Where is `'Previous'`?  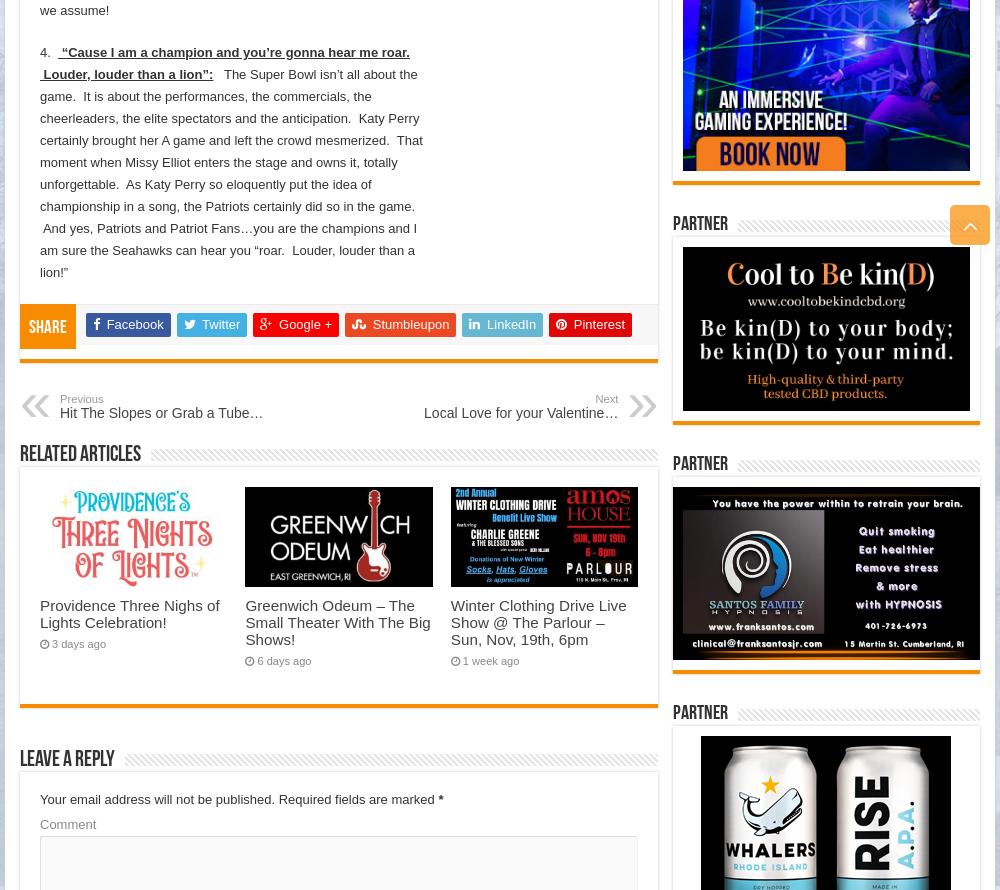 'Previous' is located at coordinates (80, 397).